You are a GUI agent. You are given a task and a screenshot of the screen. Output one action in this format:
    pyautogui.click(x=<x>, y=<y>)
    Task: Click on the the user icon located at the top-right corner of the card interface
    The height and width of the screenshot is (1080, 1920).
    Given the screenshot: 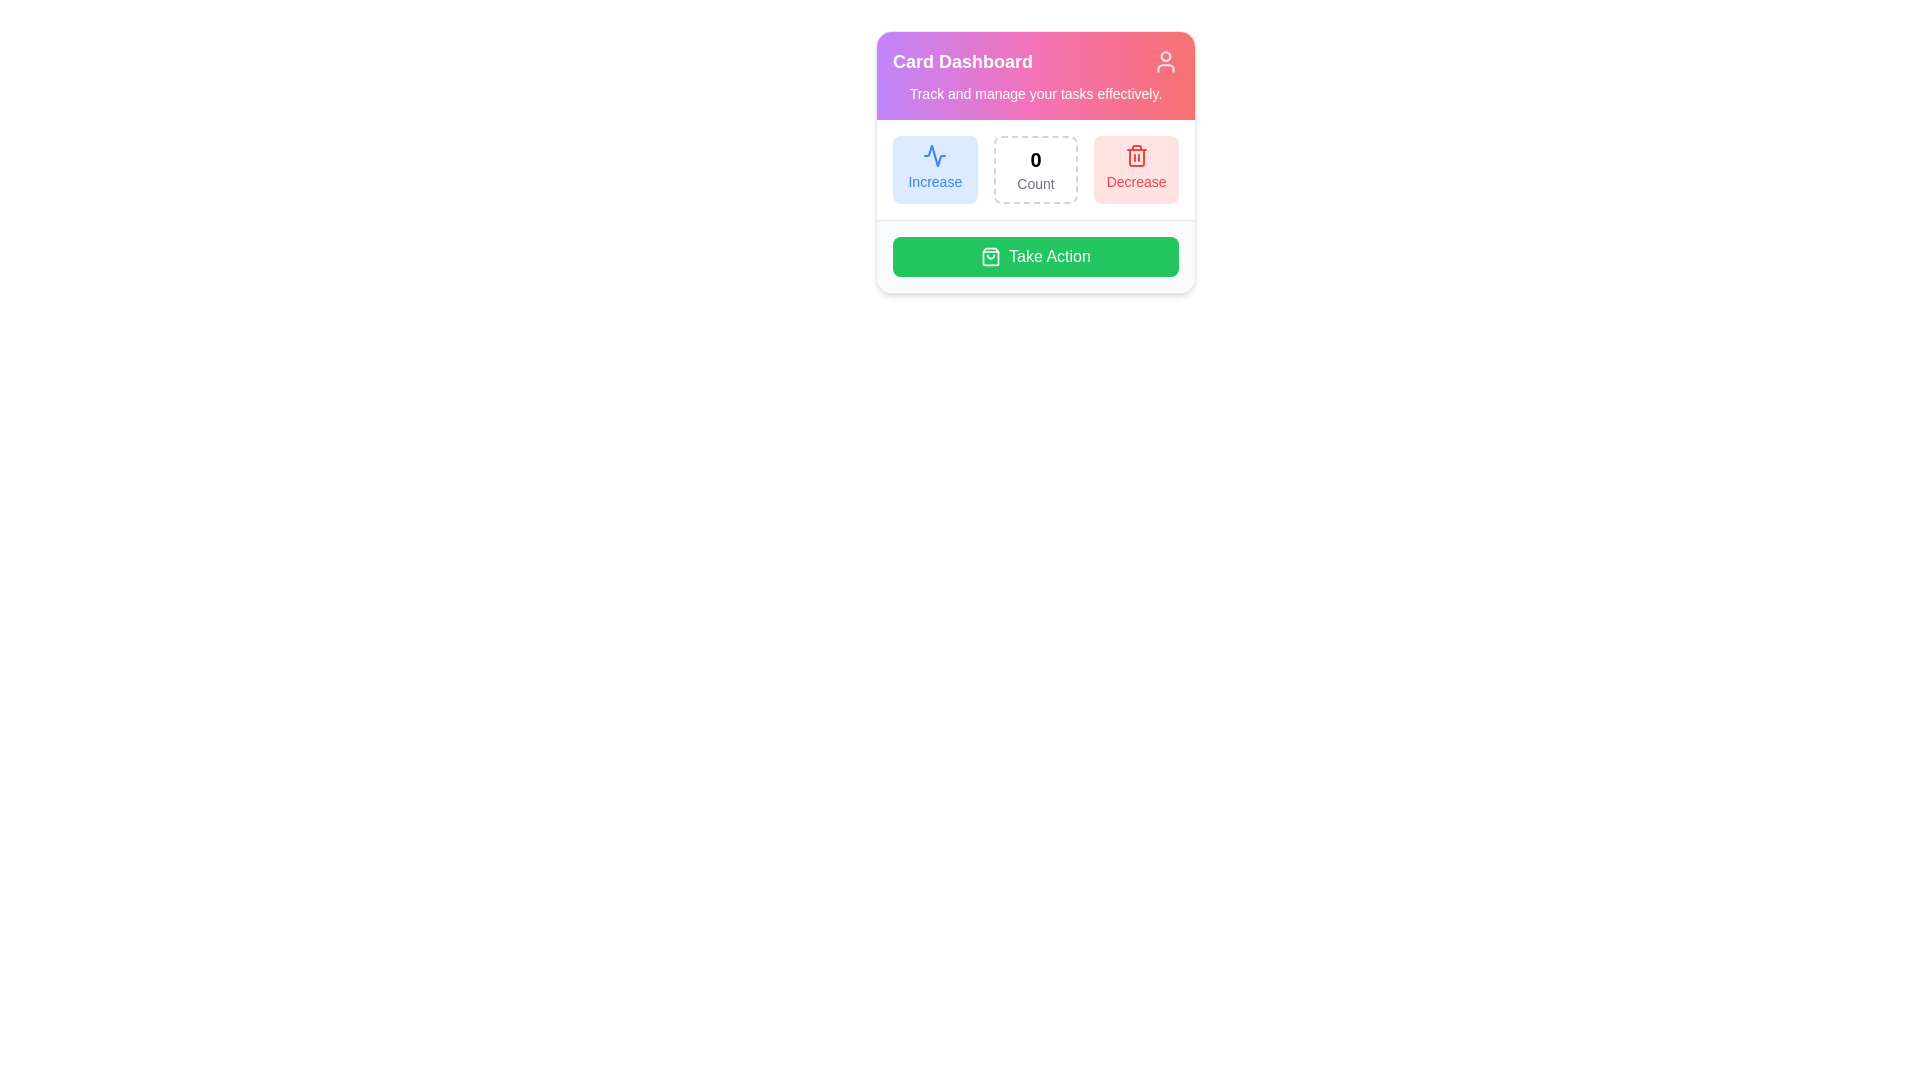 What is the action you would take?
    pyautogui.click(x=1166, y=60)
    